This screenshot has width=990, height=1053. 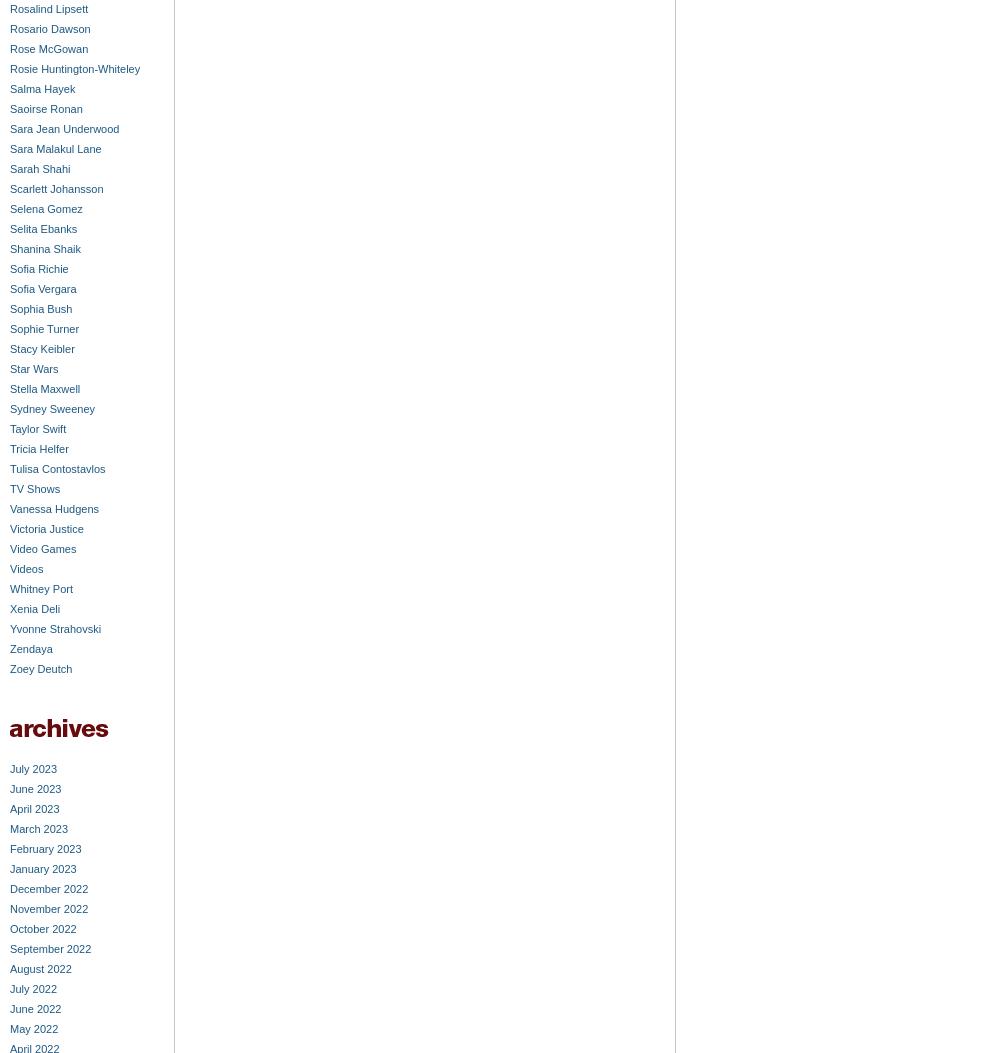 What do you see at coordinates (41, 869) in the screenshot?
I see `'January 2023'` at bounding box center [41, 869].